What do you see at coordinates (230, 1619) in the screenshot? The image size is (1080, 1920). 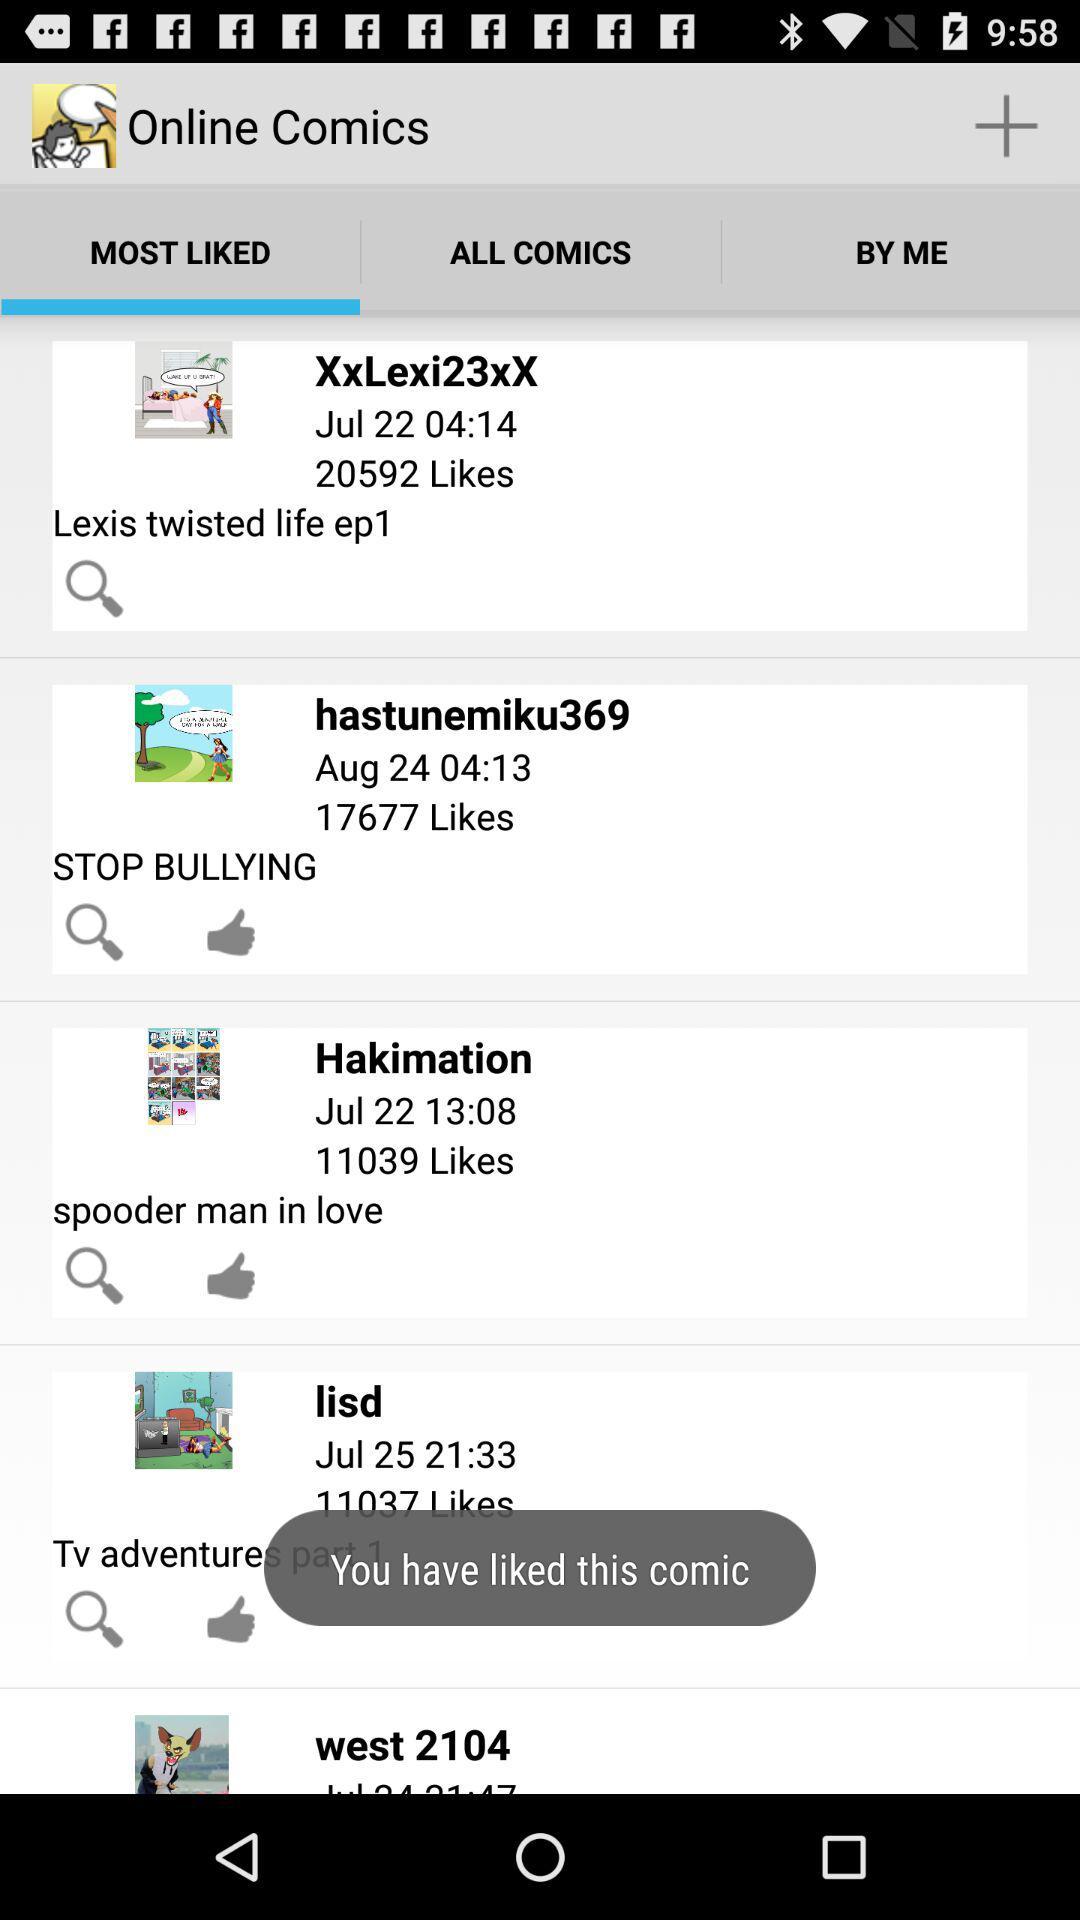 I see `like the comic` at bounding box center [230, 1619].